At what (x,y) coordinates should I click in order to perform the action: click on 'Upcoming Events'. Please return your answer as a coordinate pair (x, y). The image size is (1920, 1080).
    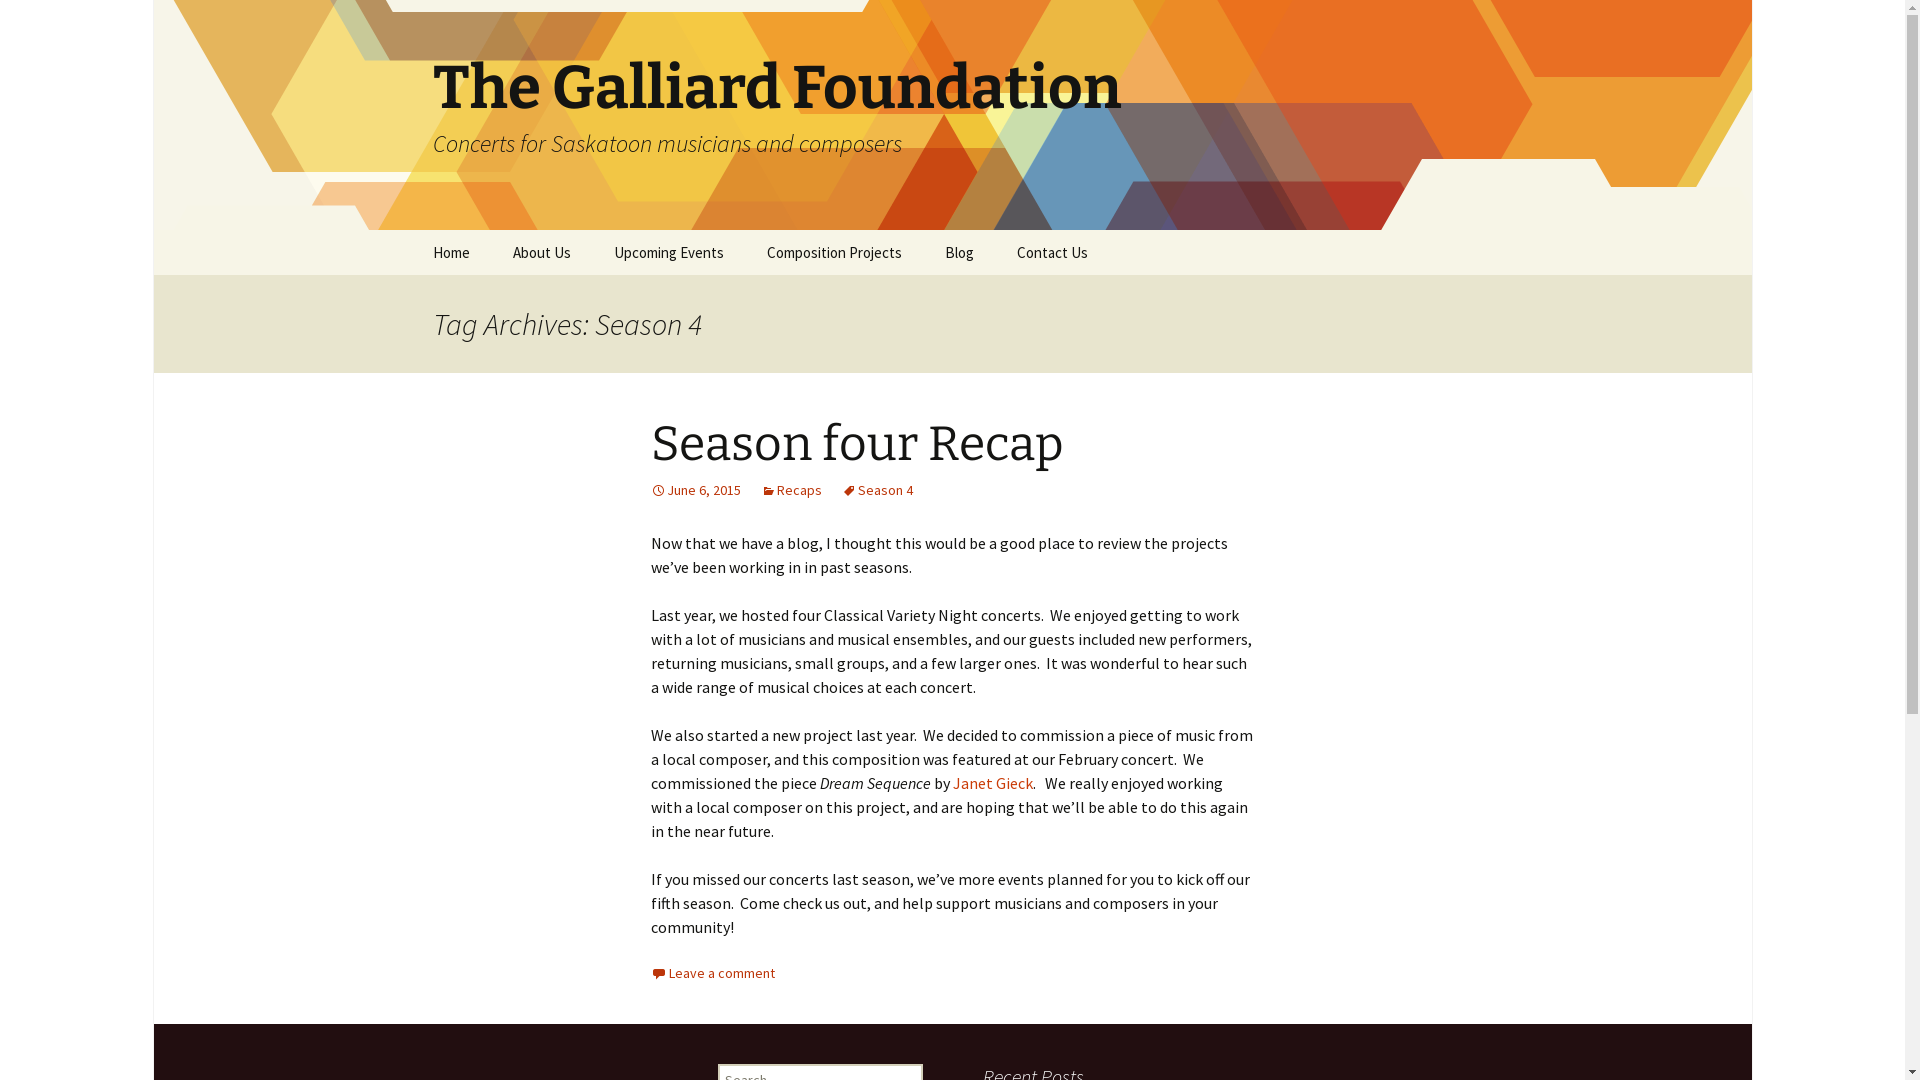
    Looking at the image, I should click on (668, 251).